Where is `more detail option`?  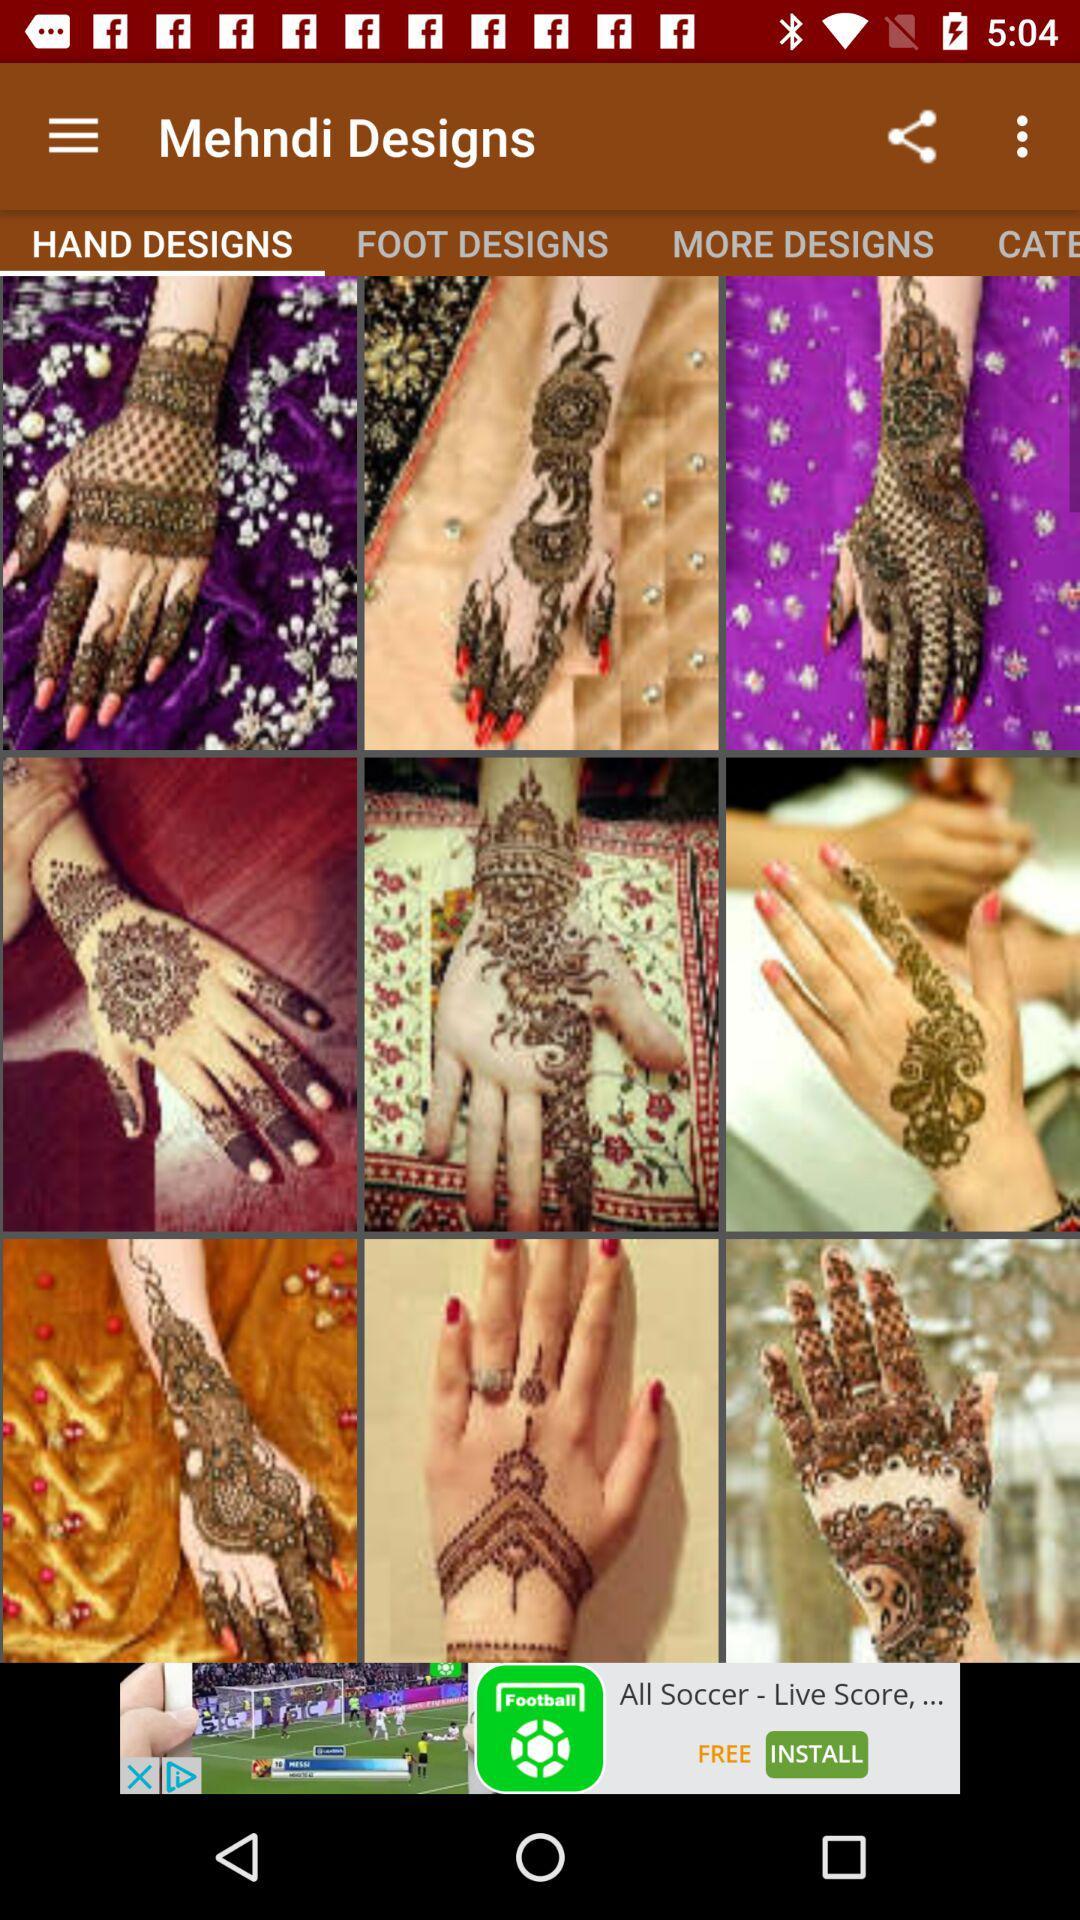 more detail option is located at coordinates (902, 994).